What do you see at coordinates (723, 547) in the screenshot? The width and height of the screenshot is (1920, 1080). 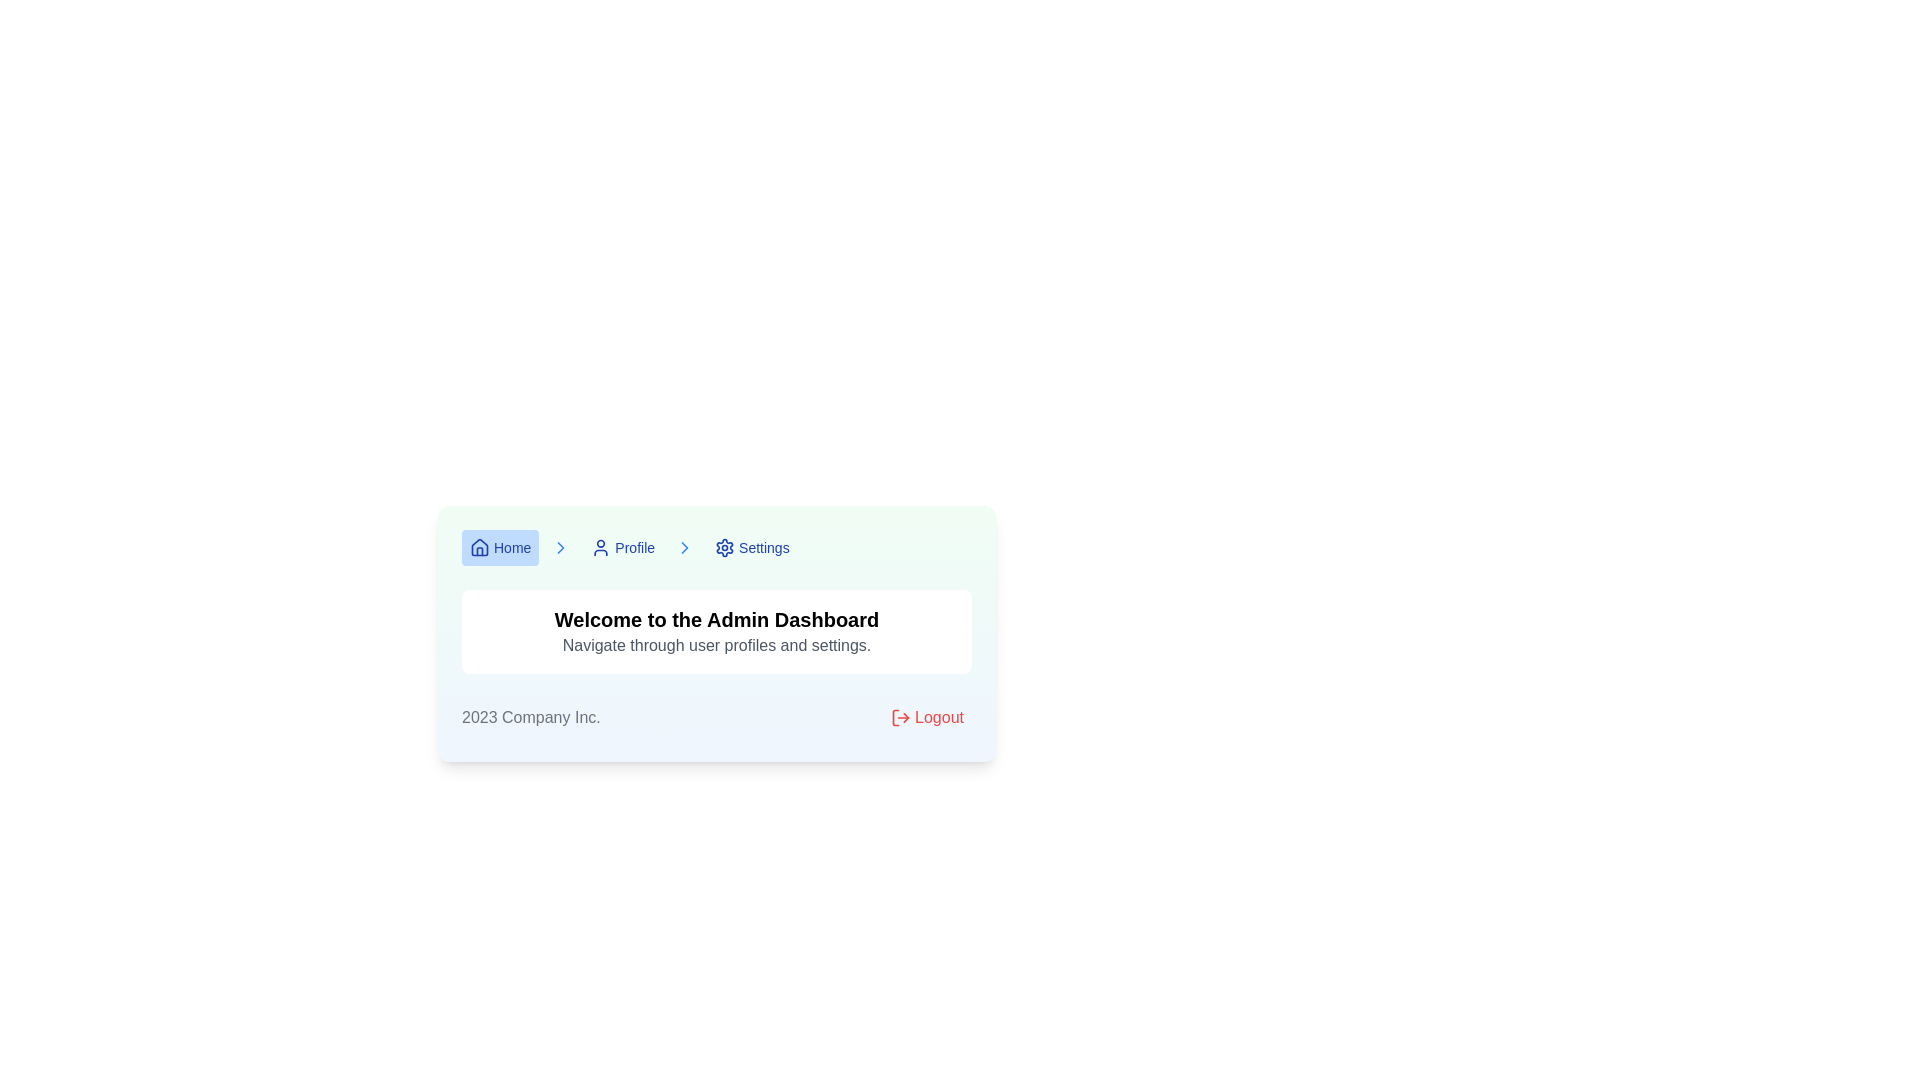 I see `the gear icon in the navigation bar next to the 'Settings' text` at bounding box center [723, 547].